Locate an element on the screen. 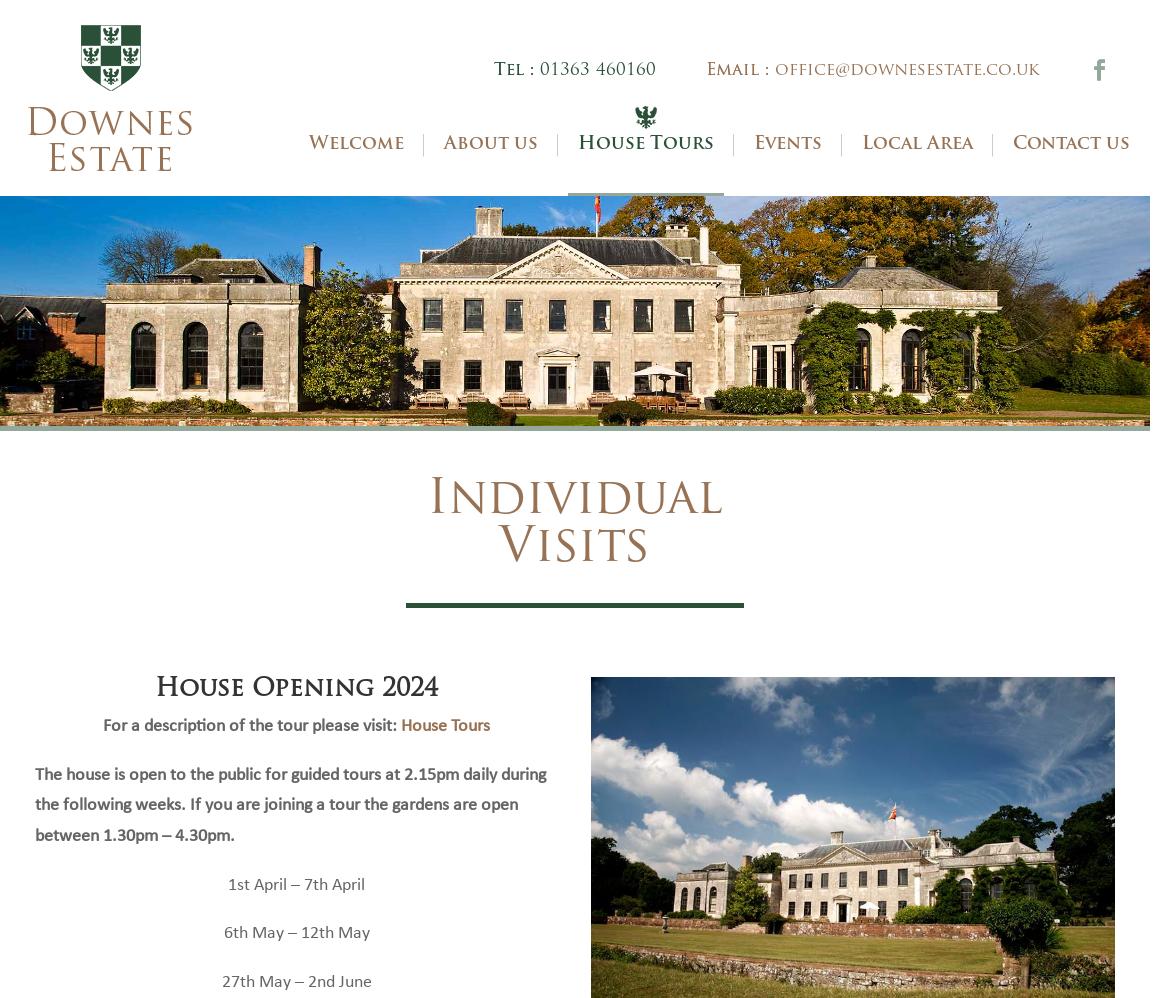 The image size is (1170, 998). 'Welcome' is located at coordinates (355, 172).